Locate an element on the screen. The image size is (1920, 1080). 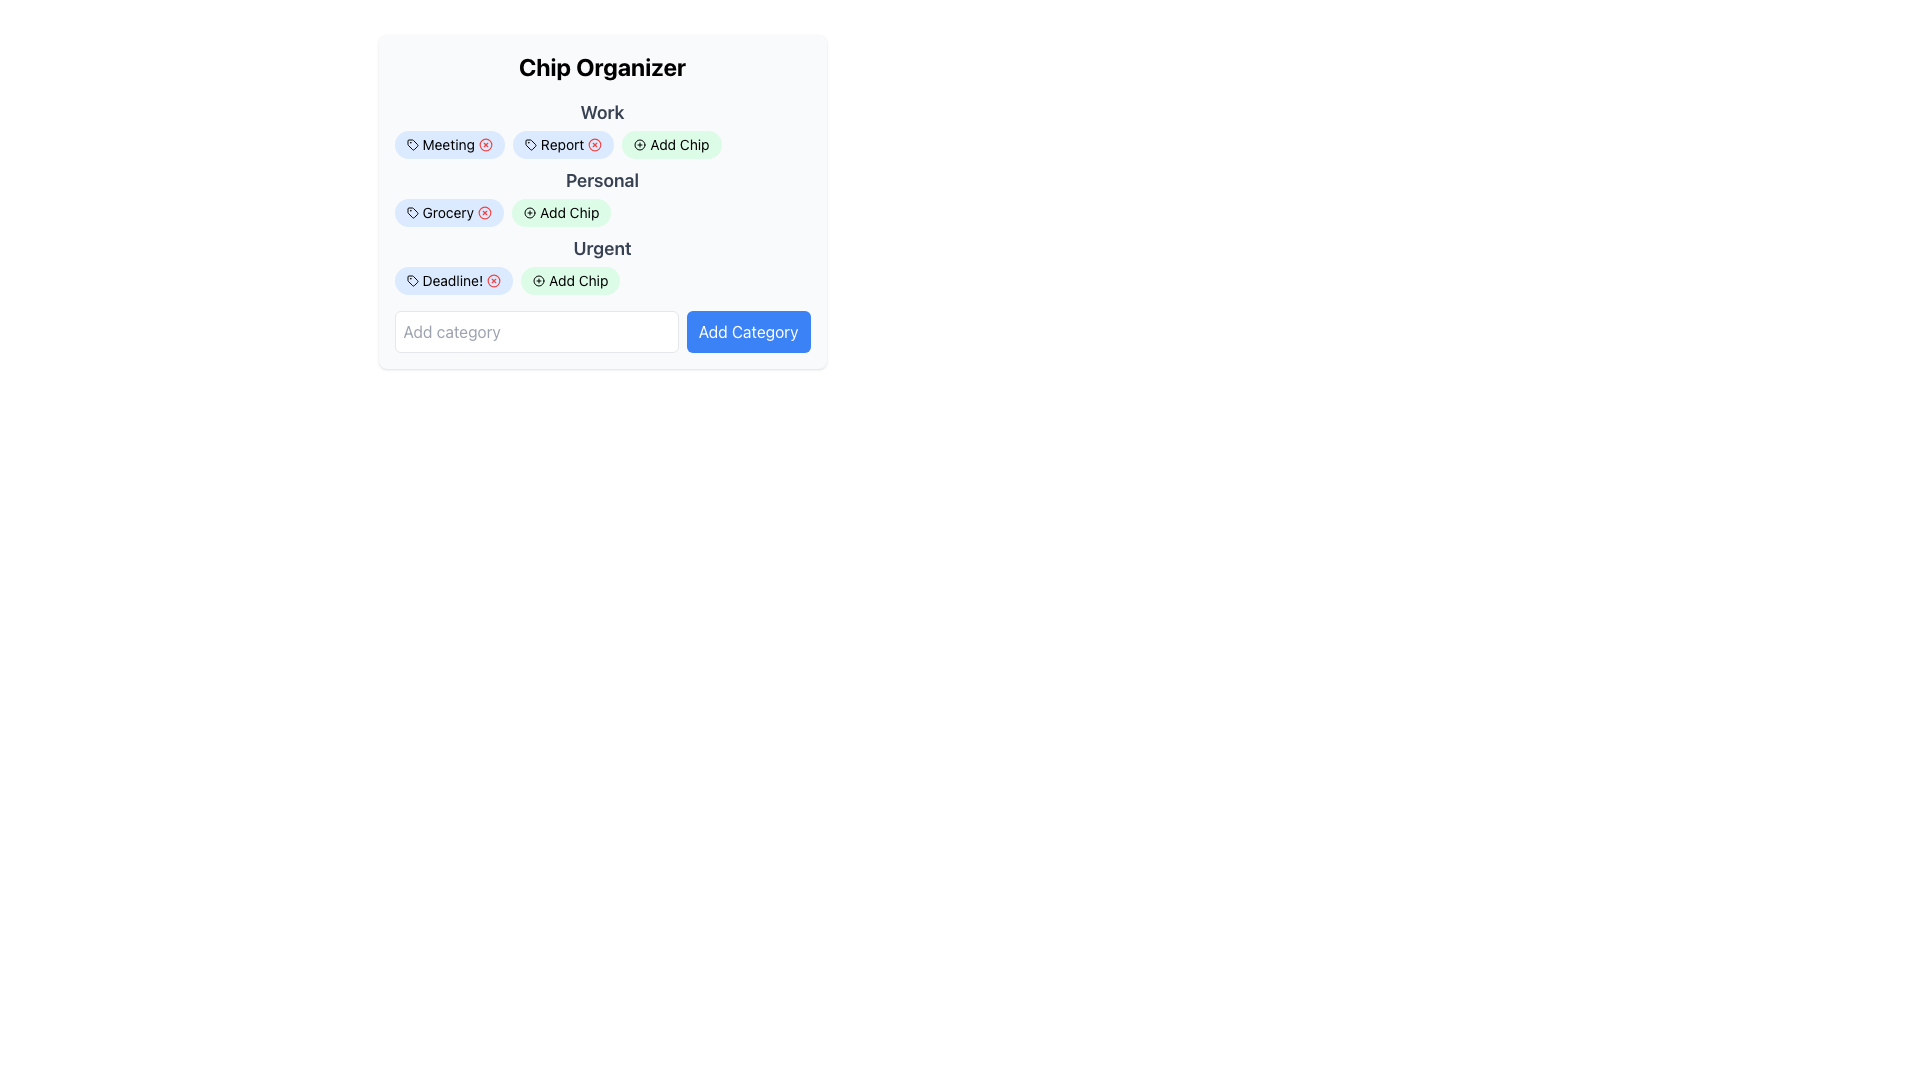
the circular close icon representing the delete function for the 'Deadline!' tag in the 'Urgent' section of the Chip Organizer UI is located at coordinates (494, 281).